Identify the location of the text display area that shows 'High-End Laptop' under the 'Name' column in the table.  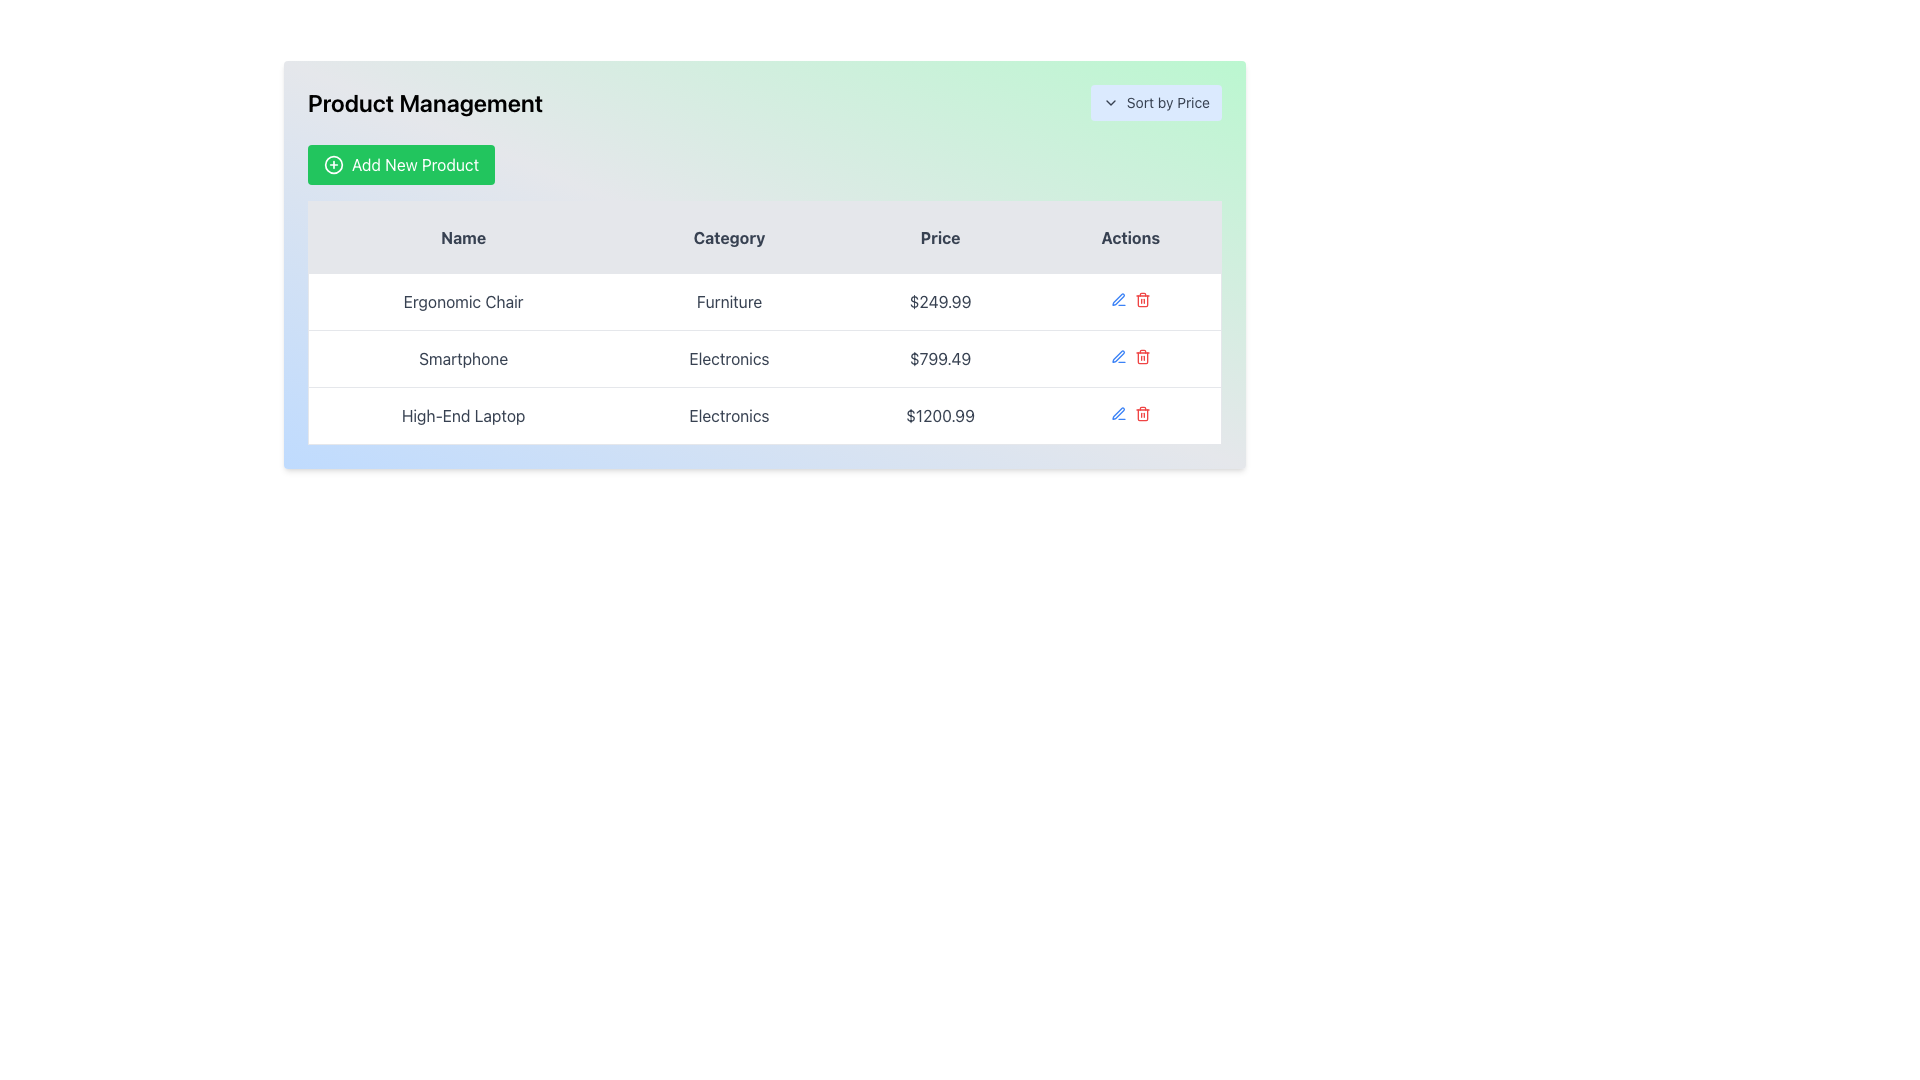
(462, 415).